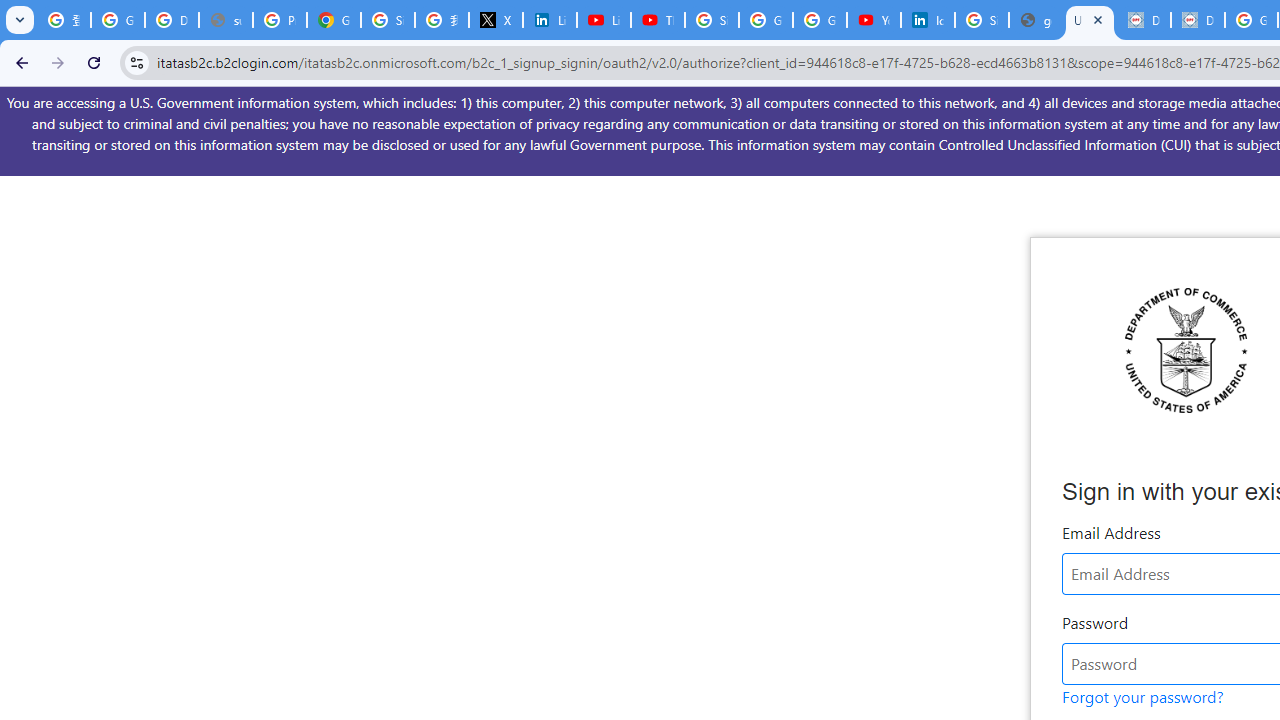 This screenshot has height=720, width=1280. Describe the element at coordinates (1198, 20) in the screenshot. I see `'Data Privacy Framework'` at that location.